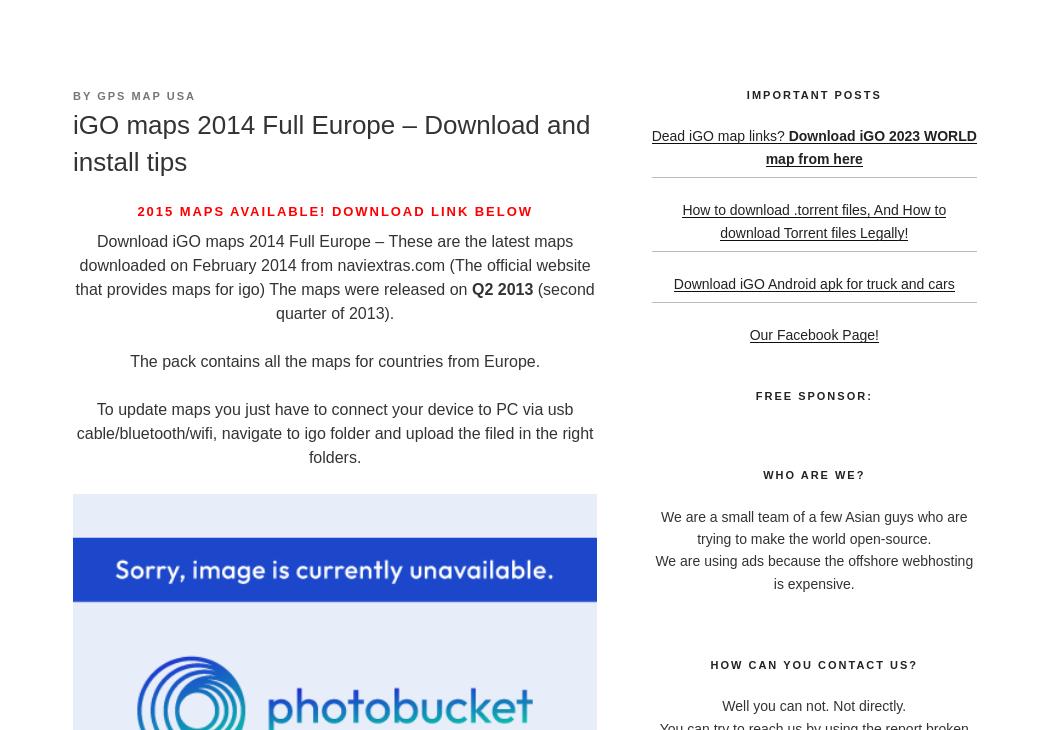 The height and width of the screenshot is (730, 1050). Describe the element at coordinates (471, 289) in the screenshot. I see `'Q2 2013'` at that location.